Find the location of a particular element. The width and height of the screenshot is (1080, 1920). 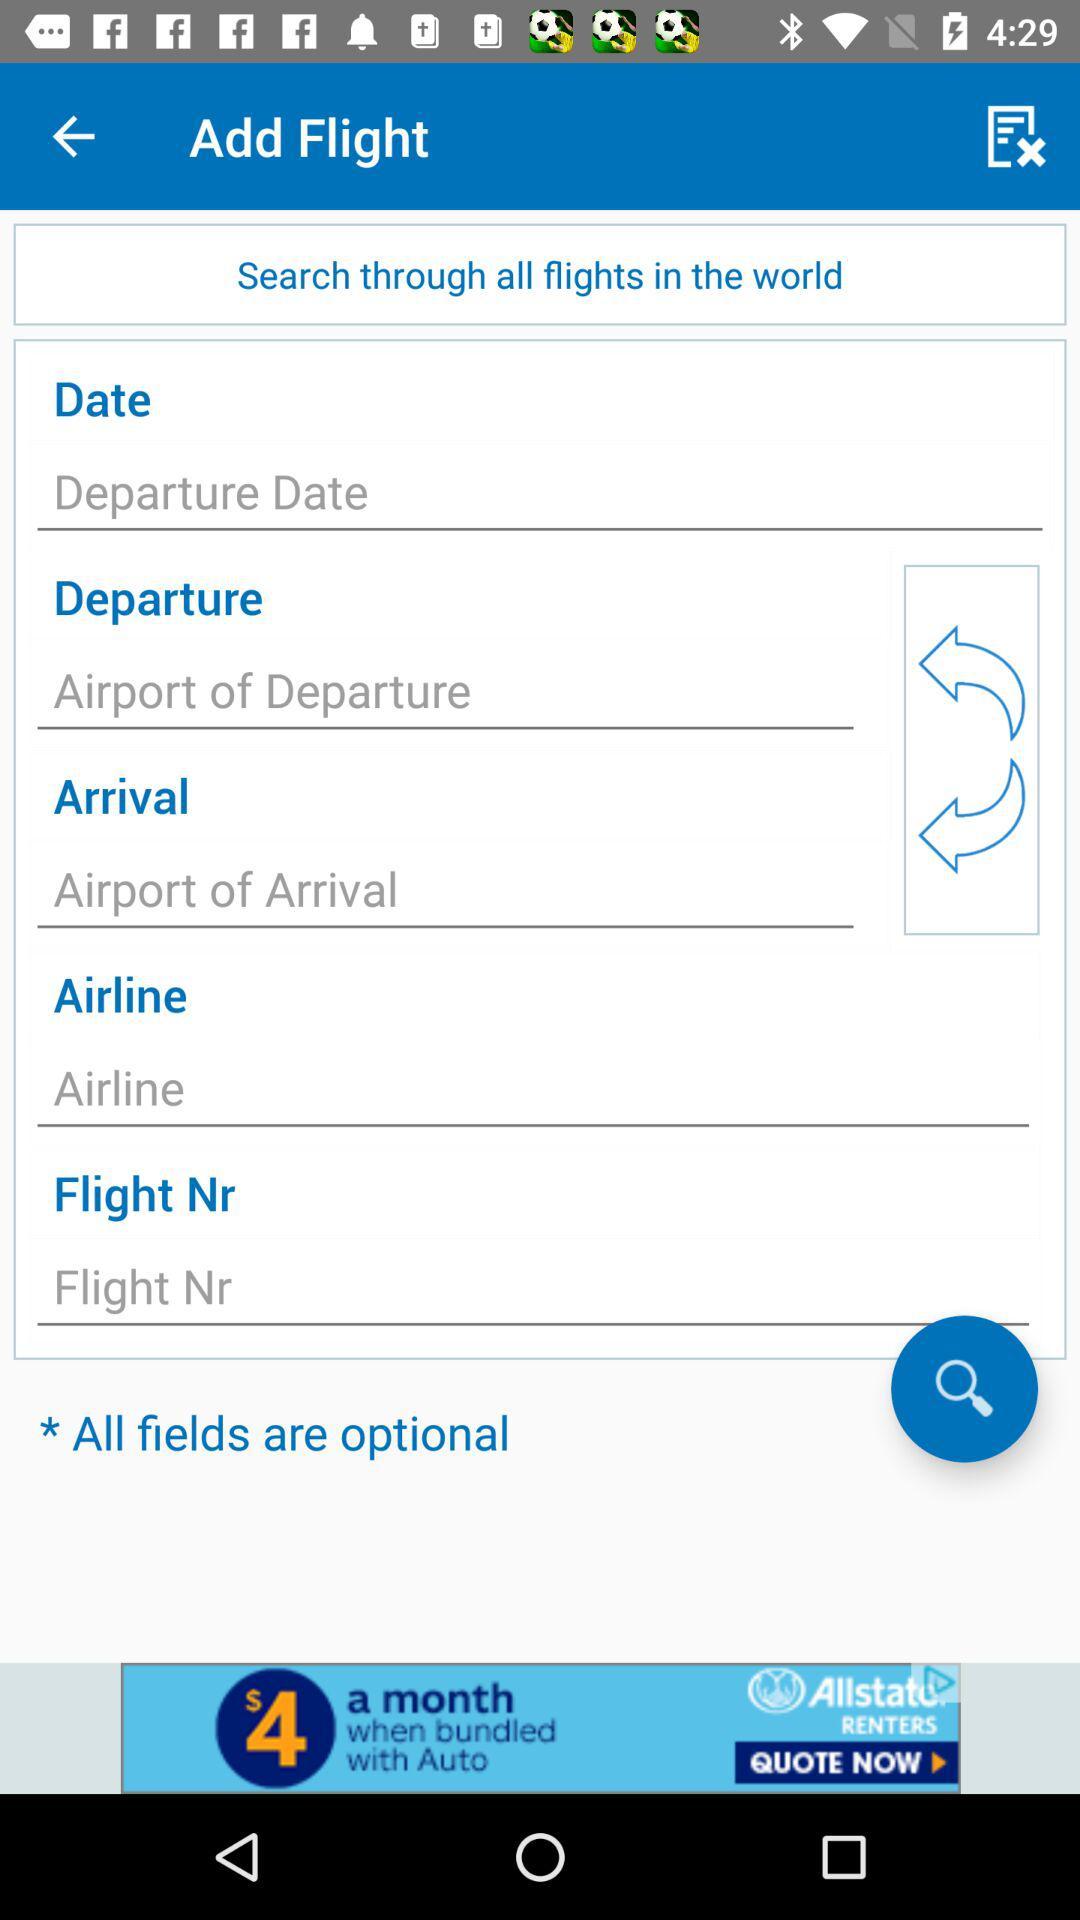

search for the flight is located at coordinates (963, 1387).